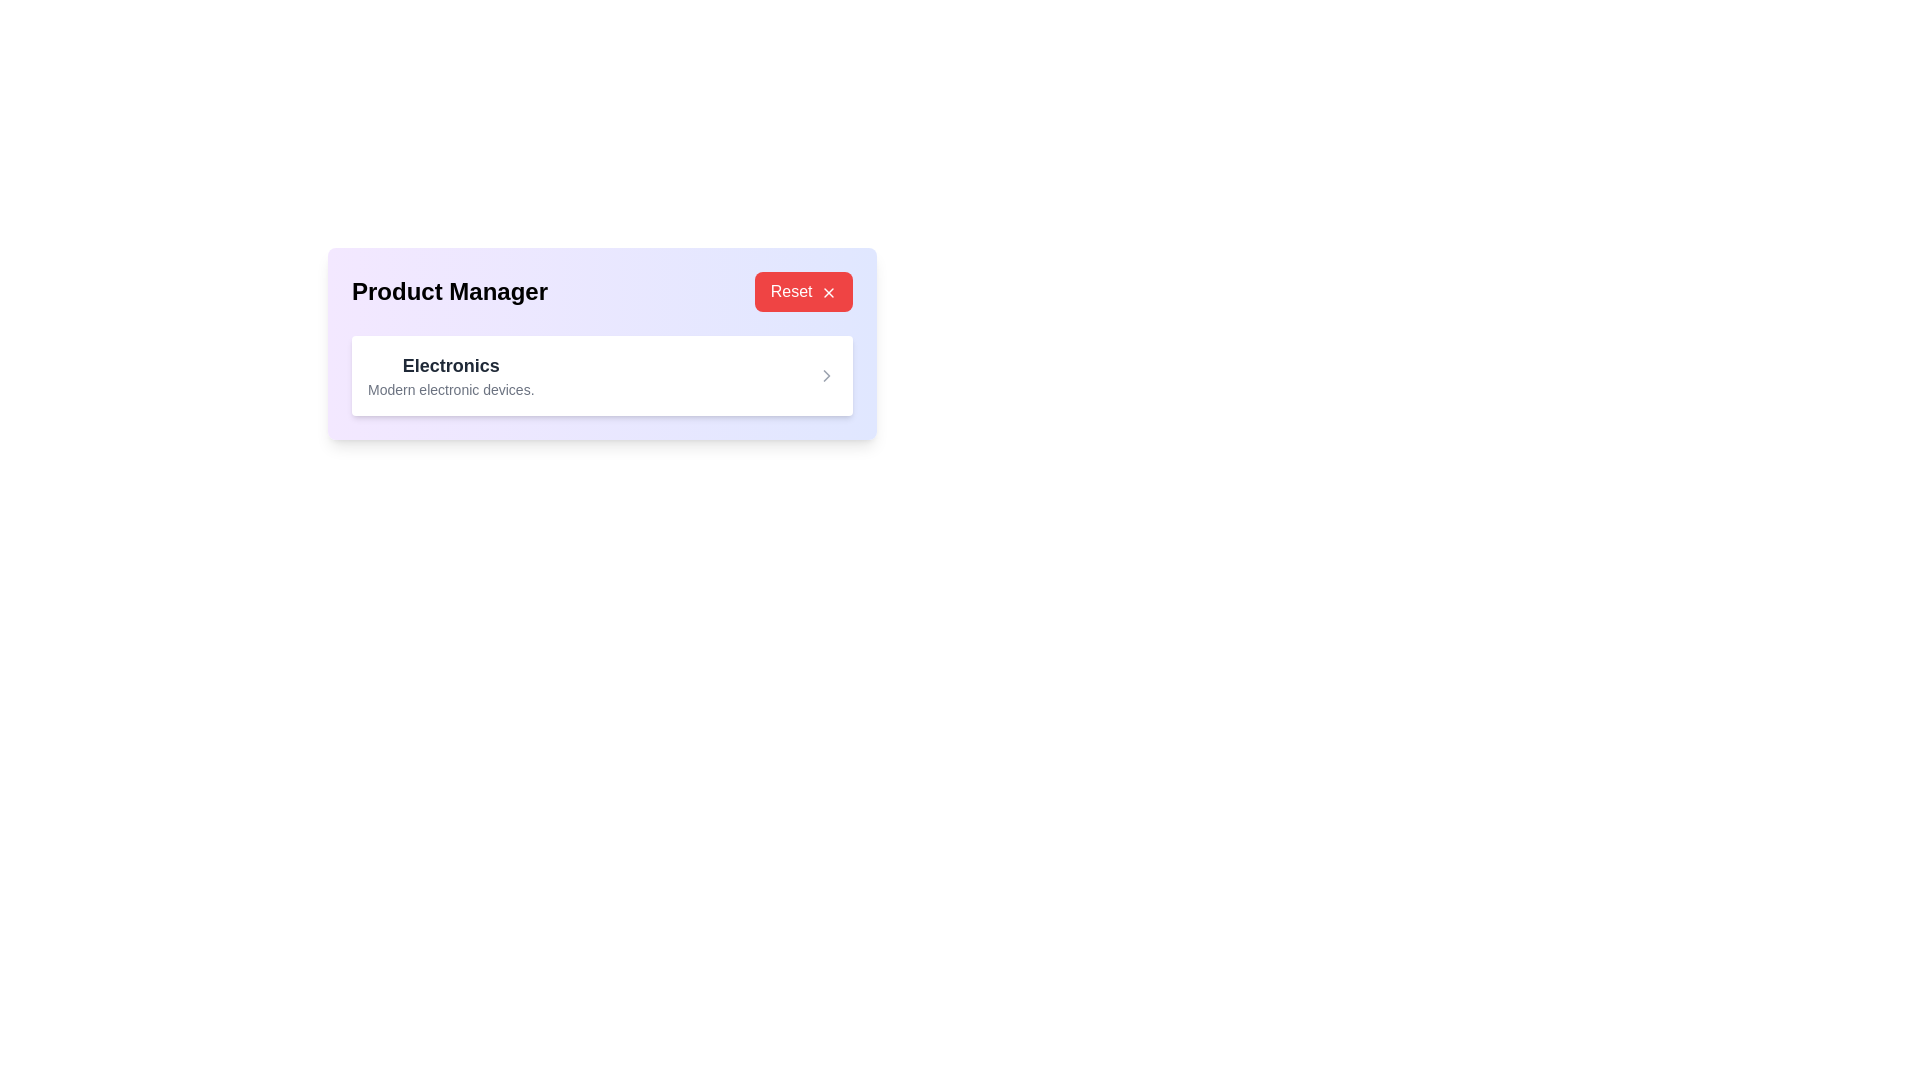 The height and width of the screenshot is (1080, 1920). I want to click on the text element displaying 'Modern electronic devices.' located below the 'Electronics' label, styled in smaller gray font, so click(450, 389).